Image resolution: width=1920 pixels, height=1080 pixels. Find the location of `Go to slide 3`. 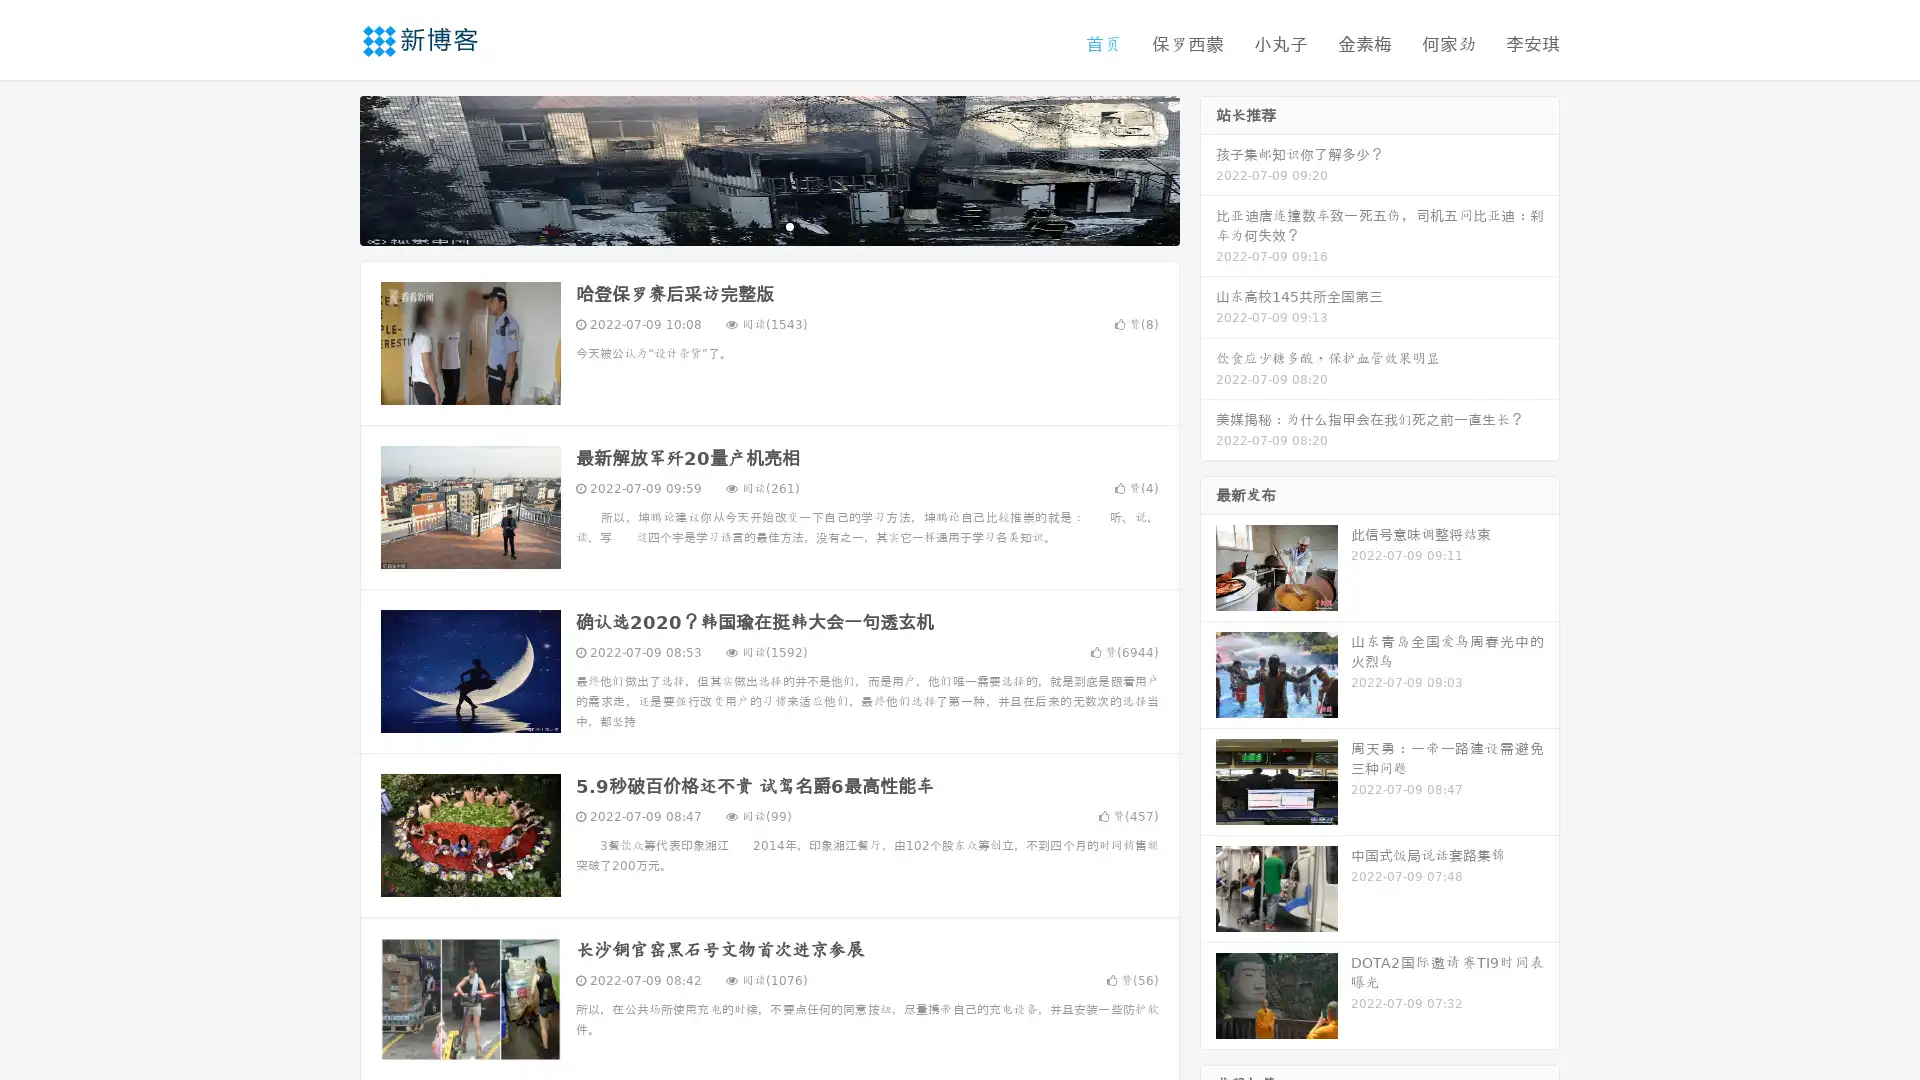

Go to slide 3 is located at coordinates (789, 225).